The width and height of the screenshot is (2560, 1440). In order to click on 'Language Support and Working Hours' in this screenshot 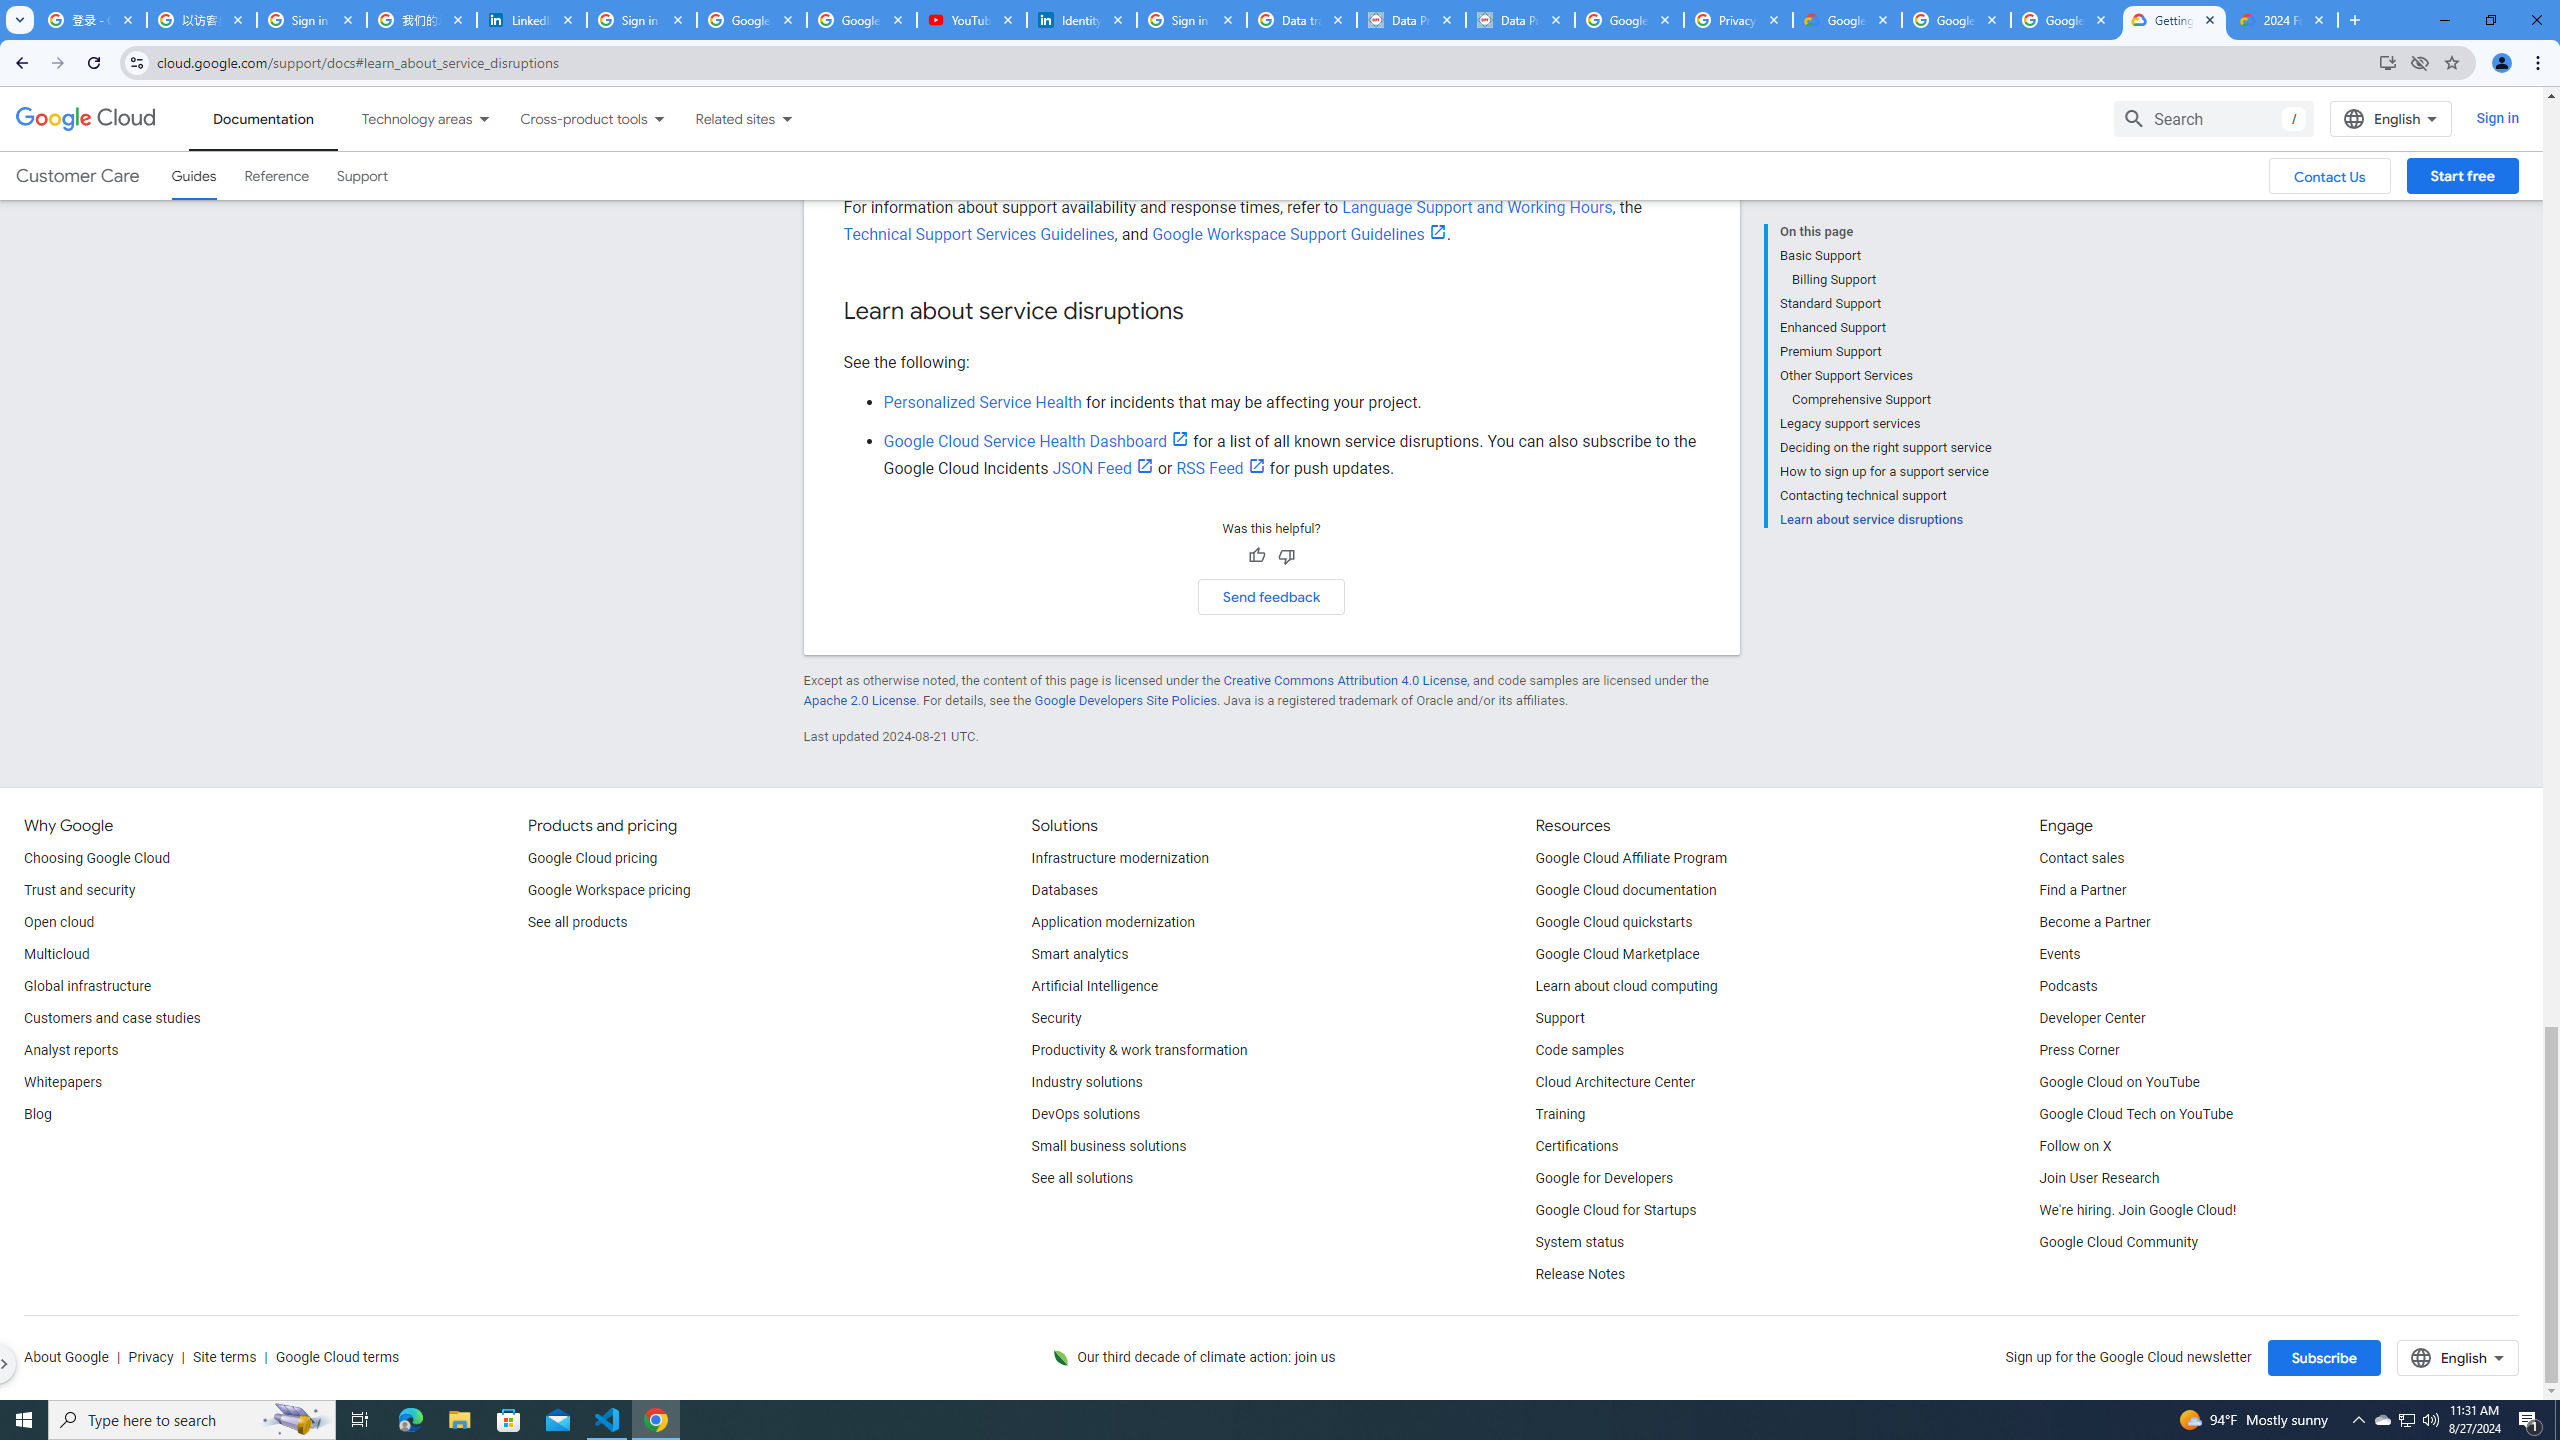, I will do `click(1476, 207)`.